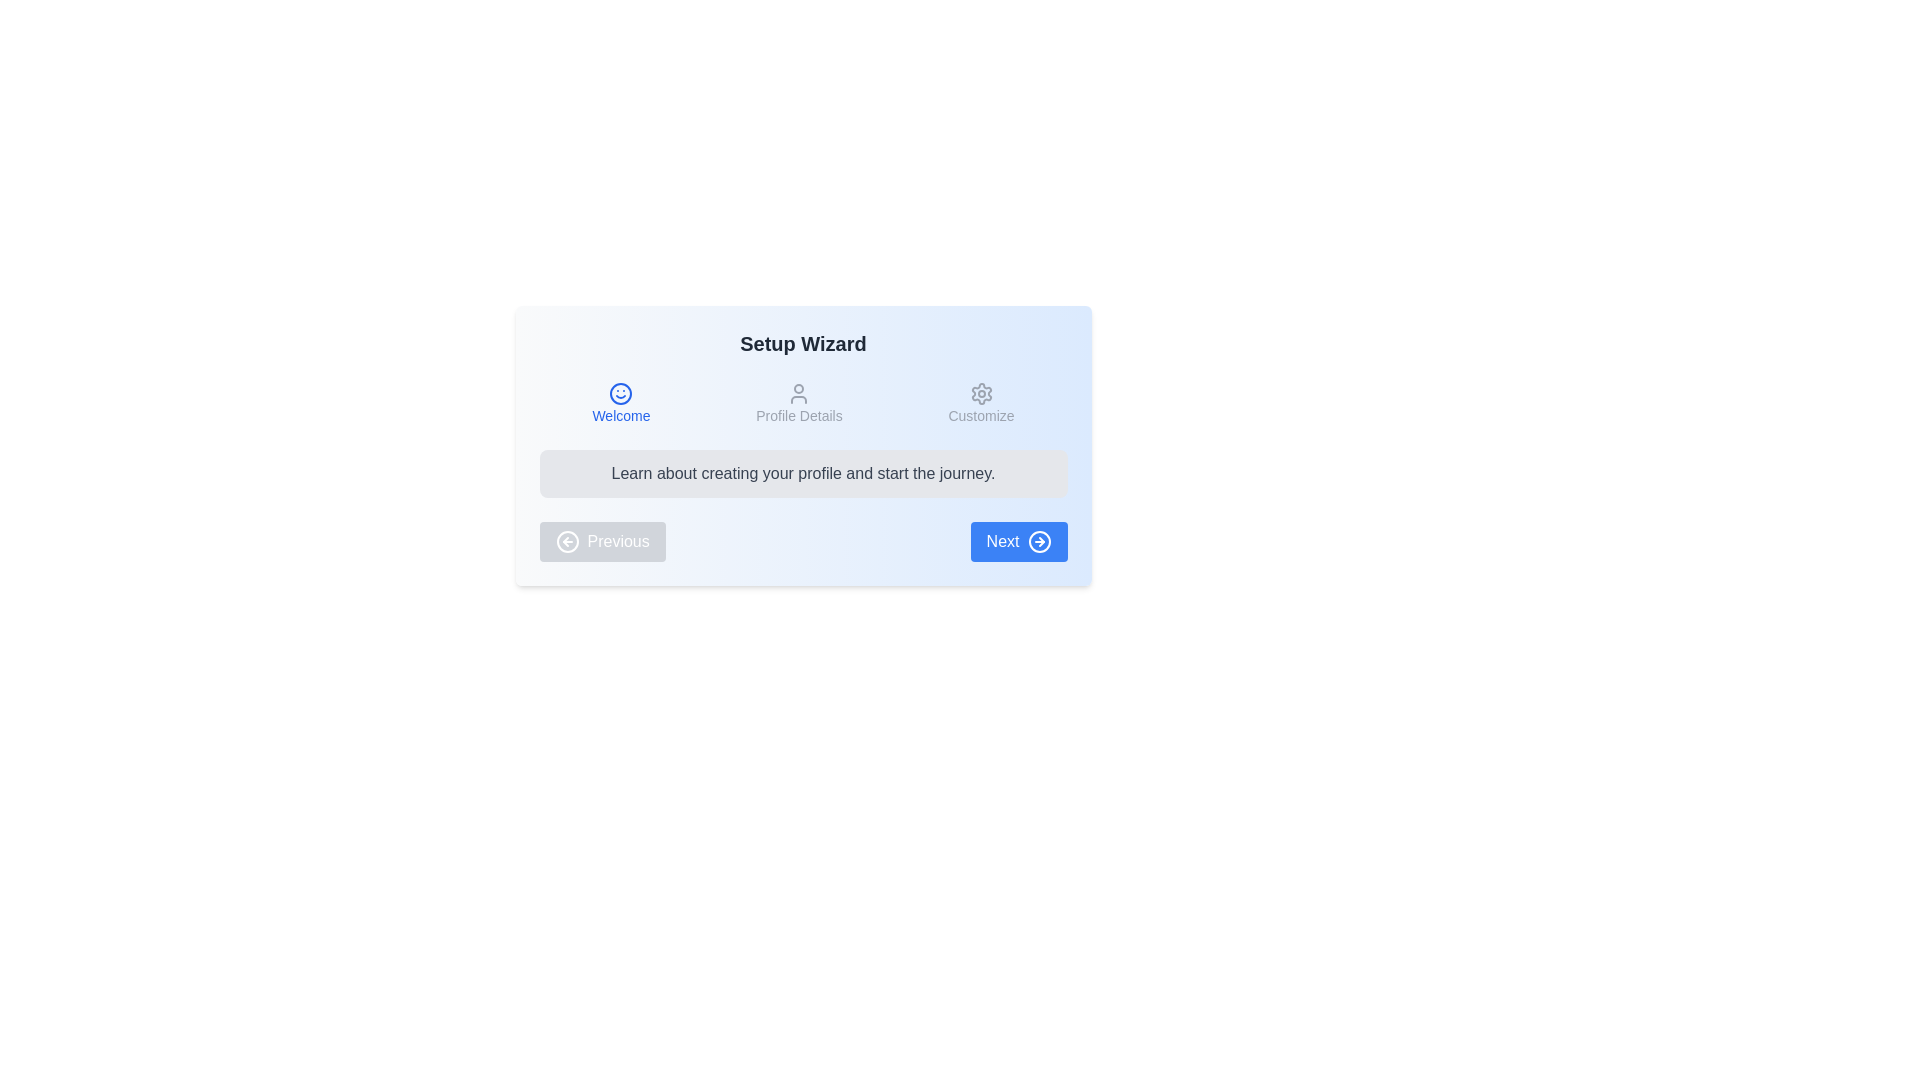  What do you see at coordinates (1039, 542) in the screenshot?
I see `the visual representation of the graphical icon adjacent to the 'Next' label within the blue button at the bottom-right corner of the wizard interface` at bounding box center [1039, 542].